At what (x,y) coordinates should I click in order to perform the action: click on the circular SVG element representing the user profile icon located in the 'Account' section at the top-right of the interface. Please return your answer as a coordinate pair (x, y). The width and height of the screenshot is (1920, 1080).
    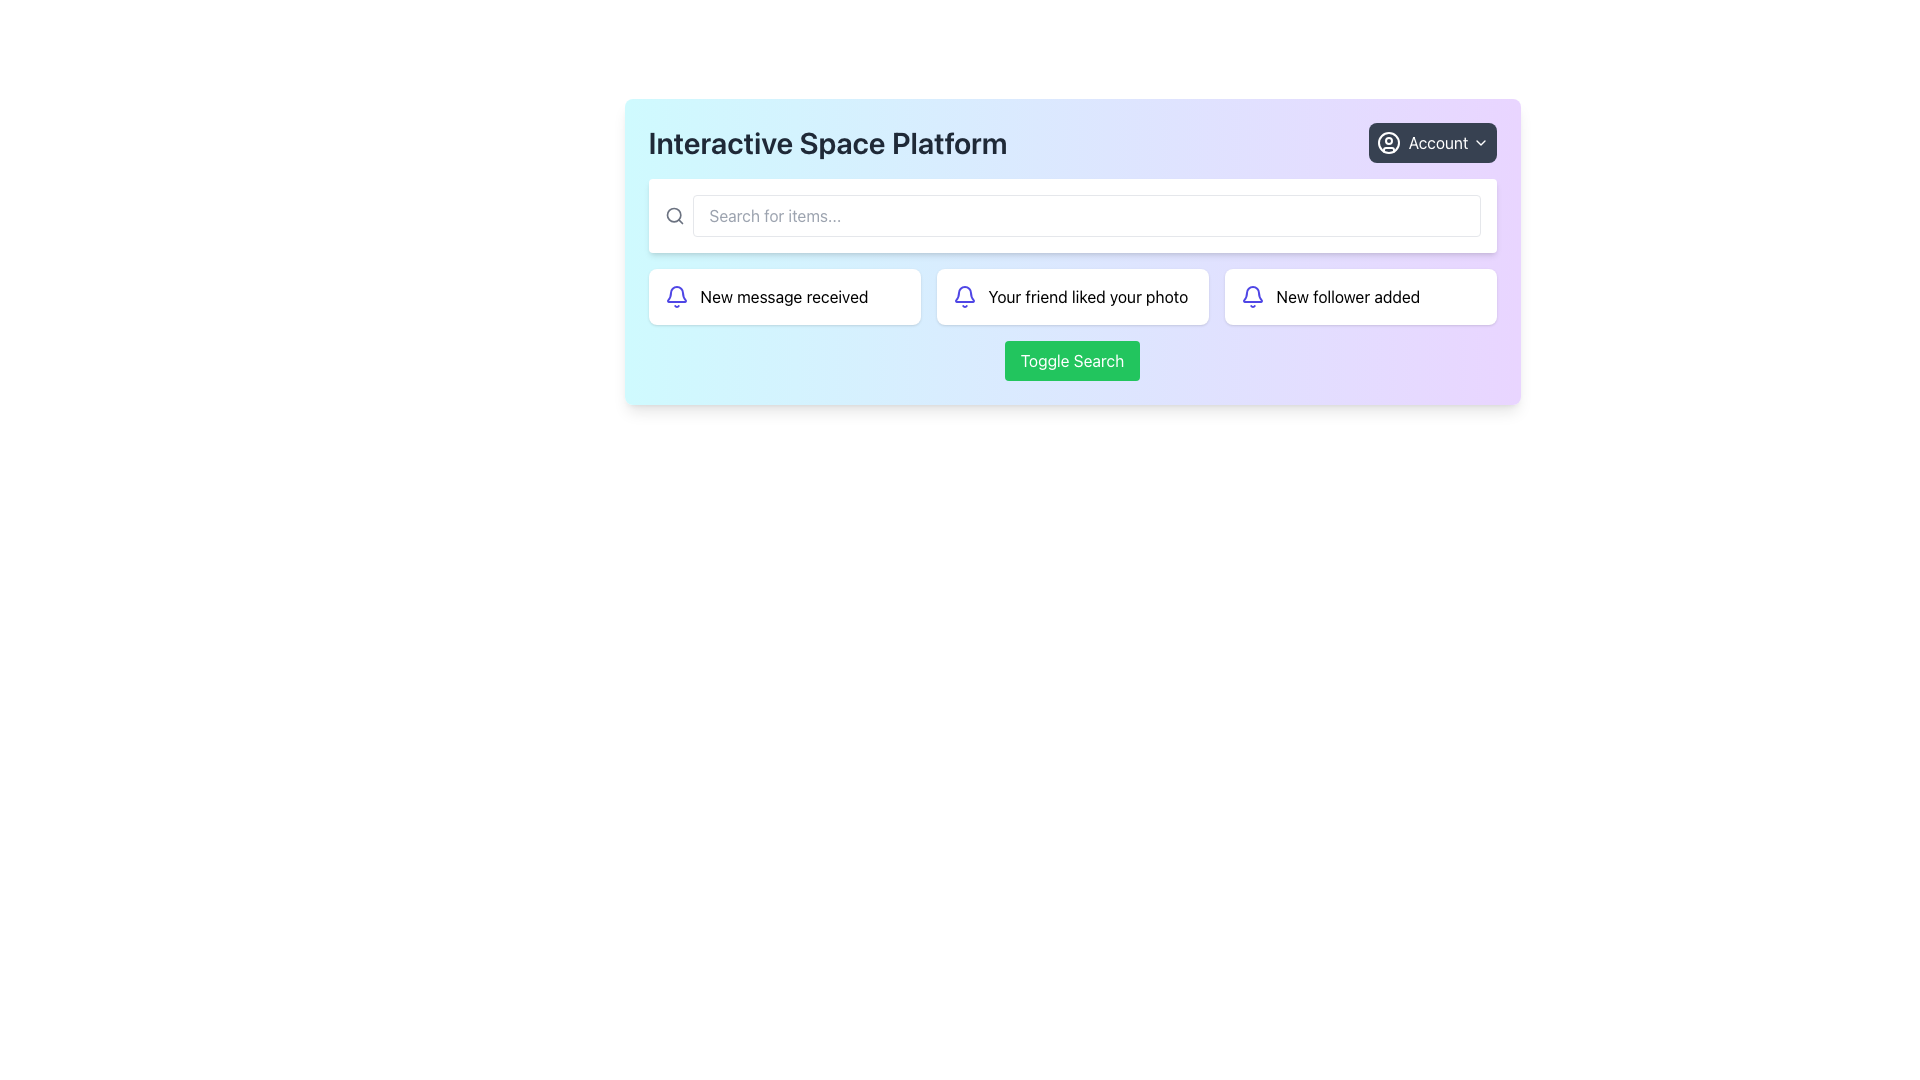
    Looking at the image, I should click on (1387, 141).